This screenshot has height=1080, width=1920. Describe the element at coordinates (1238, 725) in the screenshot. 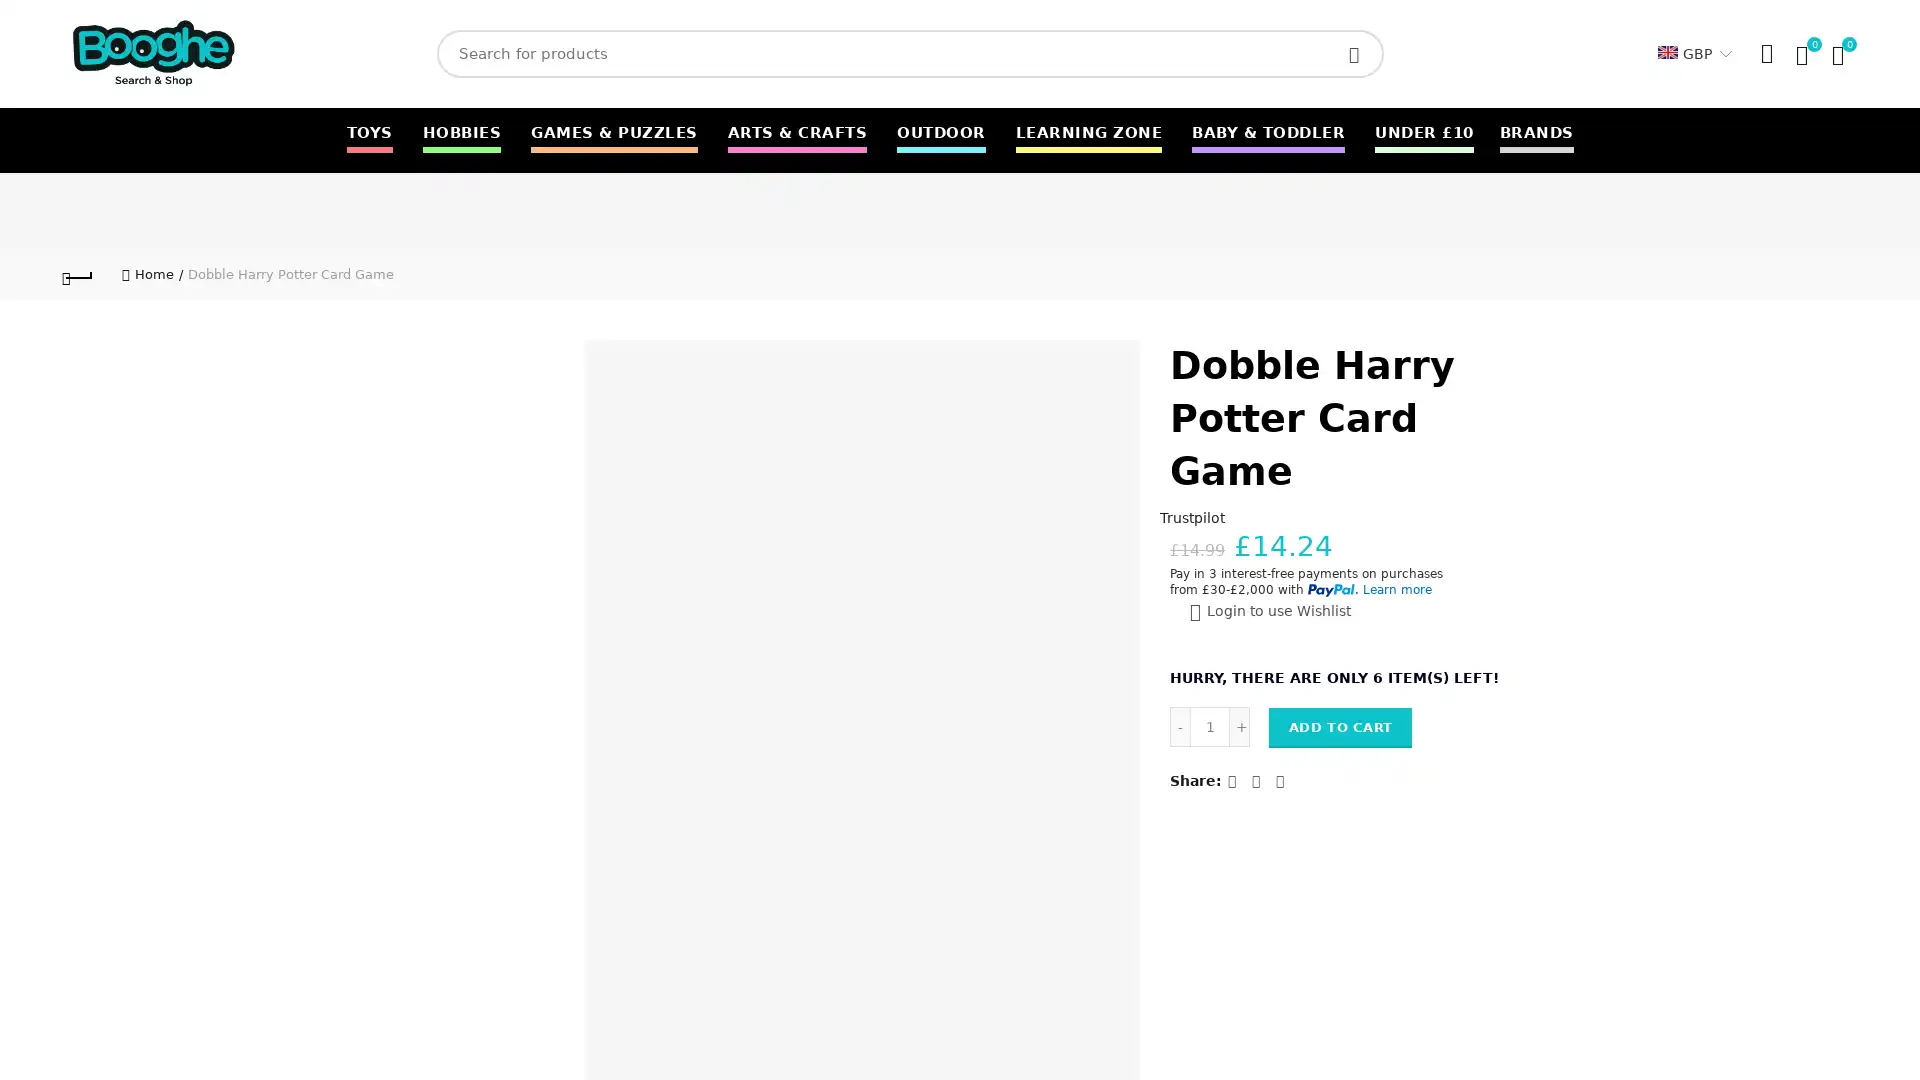

I see `+` at that location.